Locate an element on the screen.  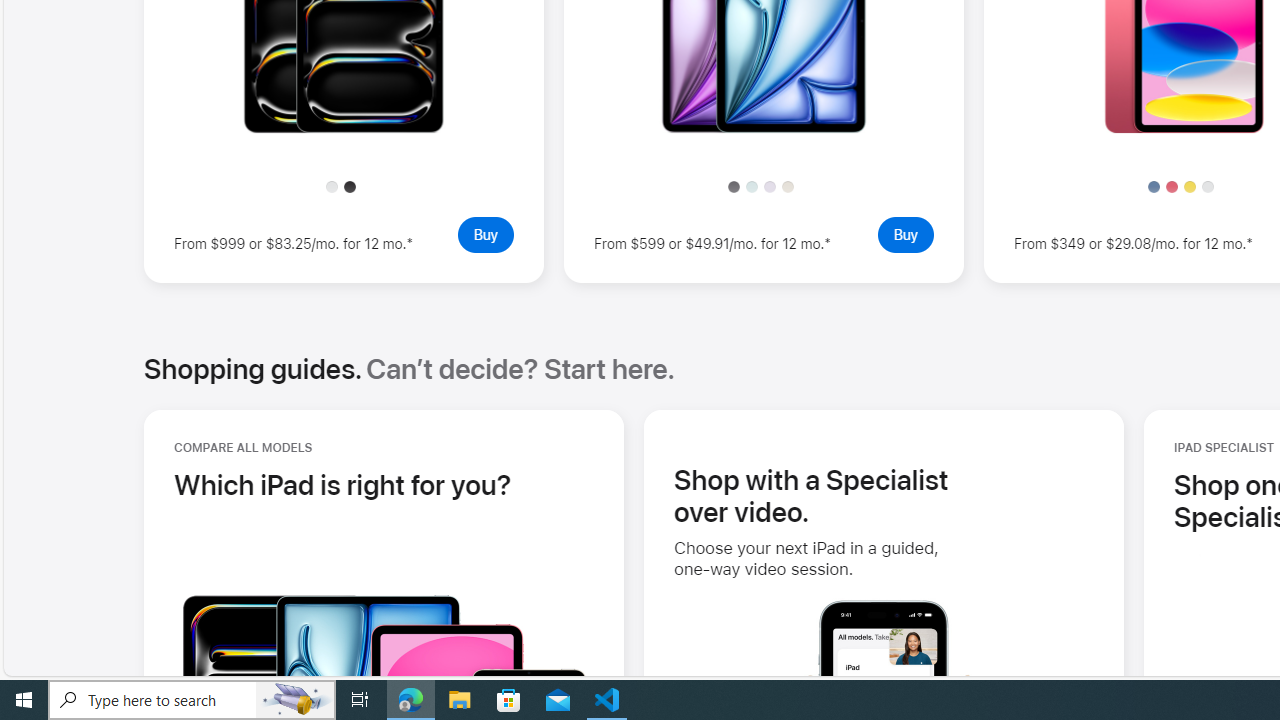
'Buy - iPad Air ' is located at coordinates (904, 233).